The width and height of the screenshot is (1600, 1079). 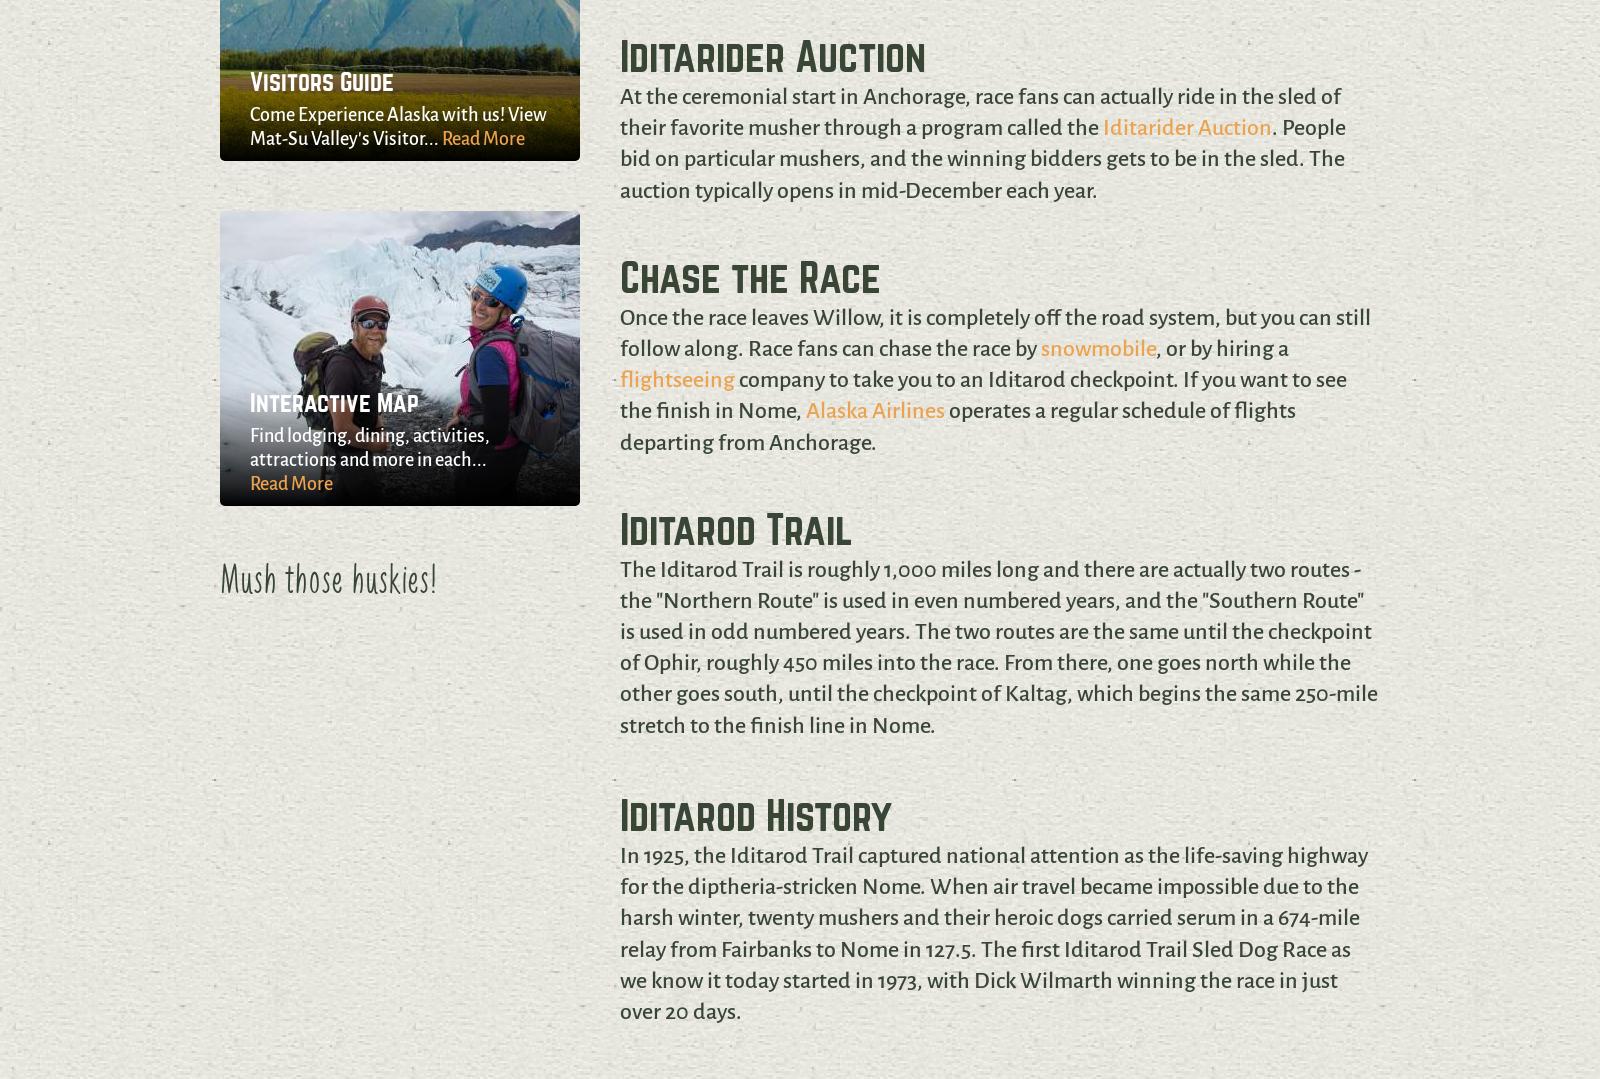 What do you see at coordinates (755, 816) in the screenshot?
I see `'Iditarod History'` at bounding box center [755, 816].